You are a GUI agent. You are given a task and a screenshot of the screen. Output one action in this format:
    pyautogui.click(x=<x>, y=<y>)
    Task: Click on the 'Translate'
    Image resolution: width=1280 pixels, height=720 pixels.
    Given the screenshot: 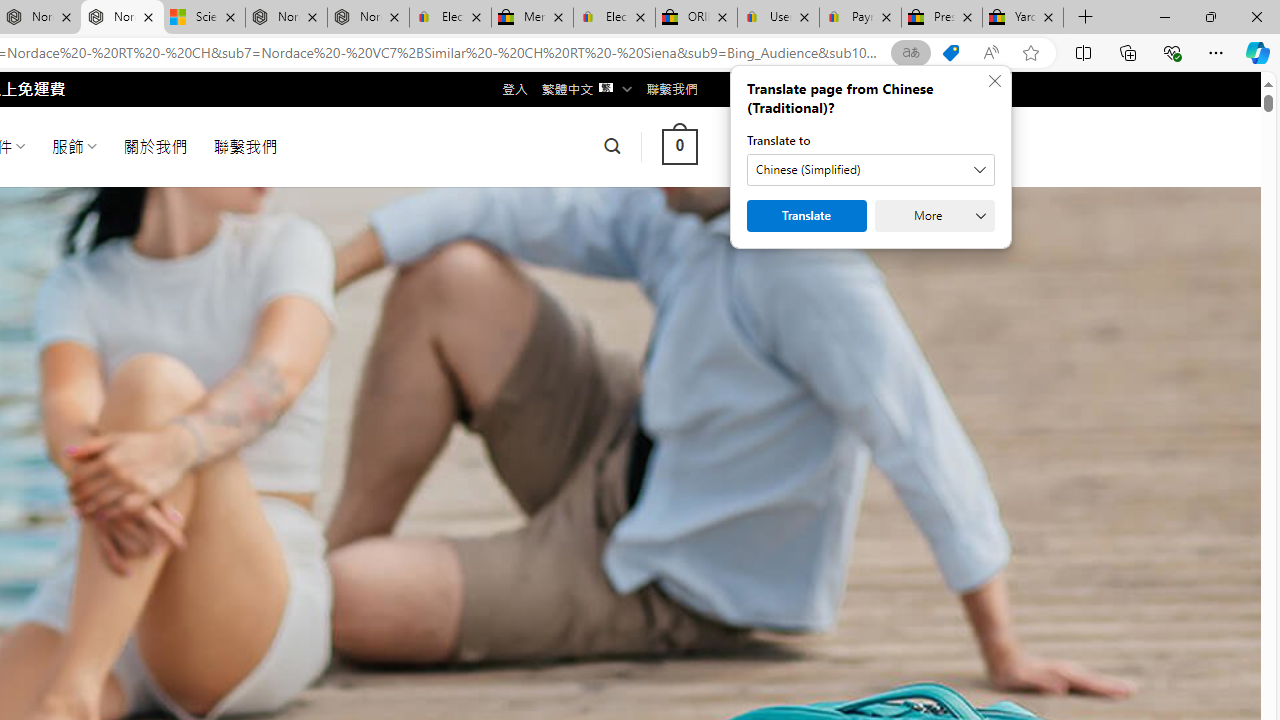 What is the action you would take?
    pyautogui.click(x=807, y=216)
    